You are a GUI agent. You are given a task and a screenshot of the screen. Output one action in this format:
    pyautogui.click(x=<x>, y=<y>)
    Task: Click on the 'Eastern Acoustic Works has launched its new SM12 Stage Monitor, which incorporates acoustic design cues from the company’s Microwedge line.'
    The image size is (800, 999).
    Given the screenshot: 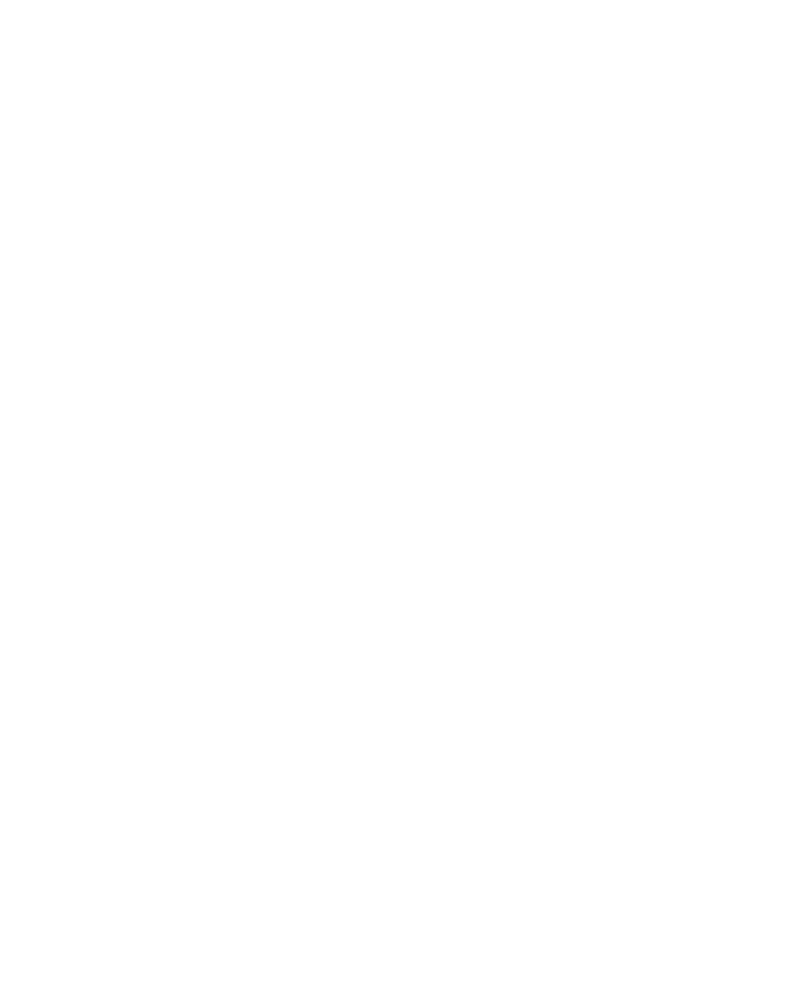 What is the action you would take?
    pyautogui.click(x=352, y=412)
    